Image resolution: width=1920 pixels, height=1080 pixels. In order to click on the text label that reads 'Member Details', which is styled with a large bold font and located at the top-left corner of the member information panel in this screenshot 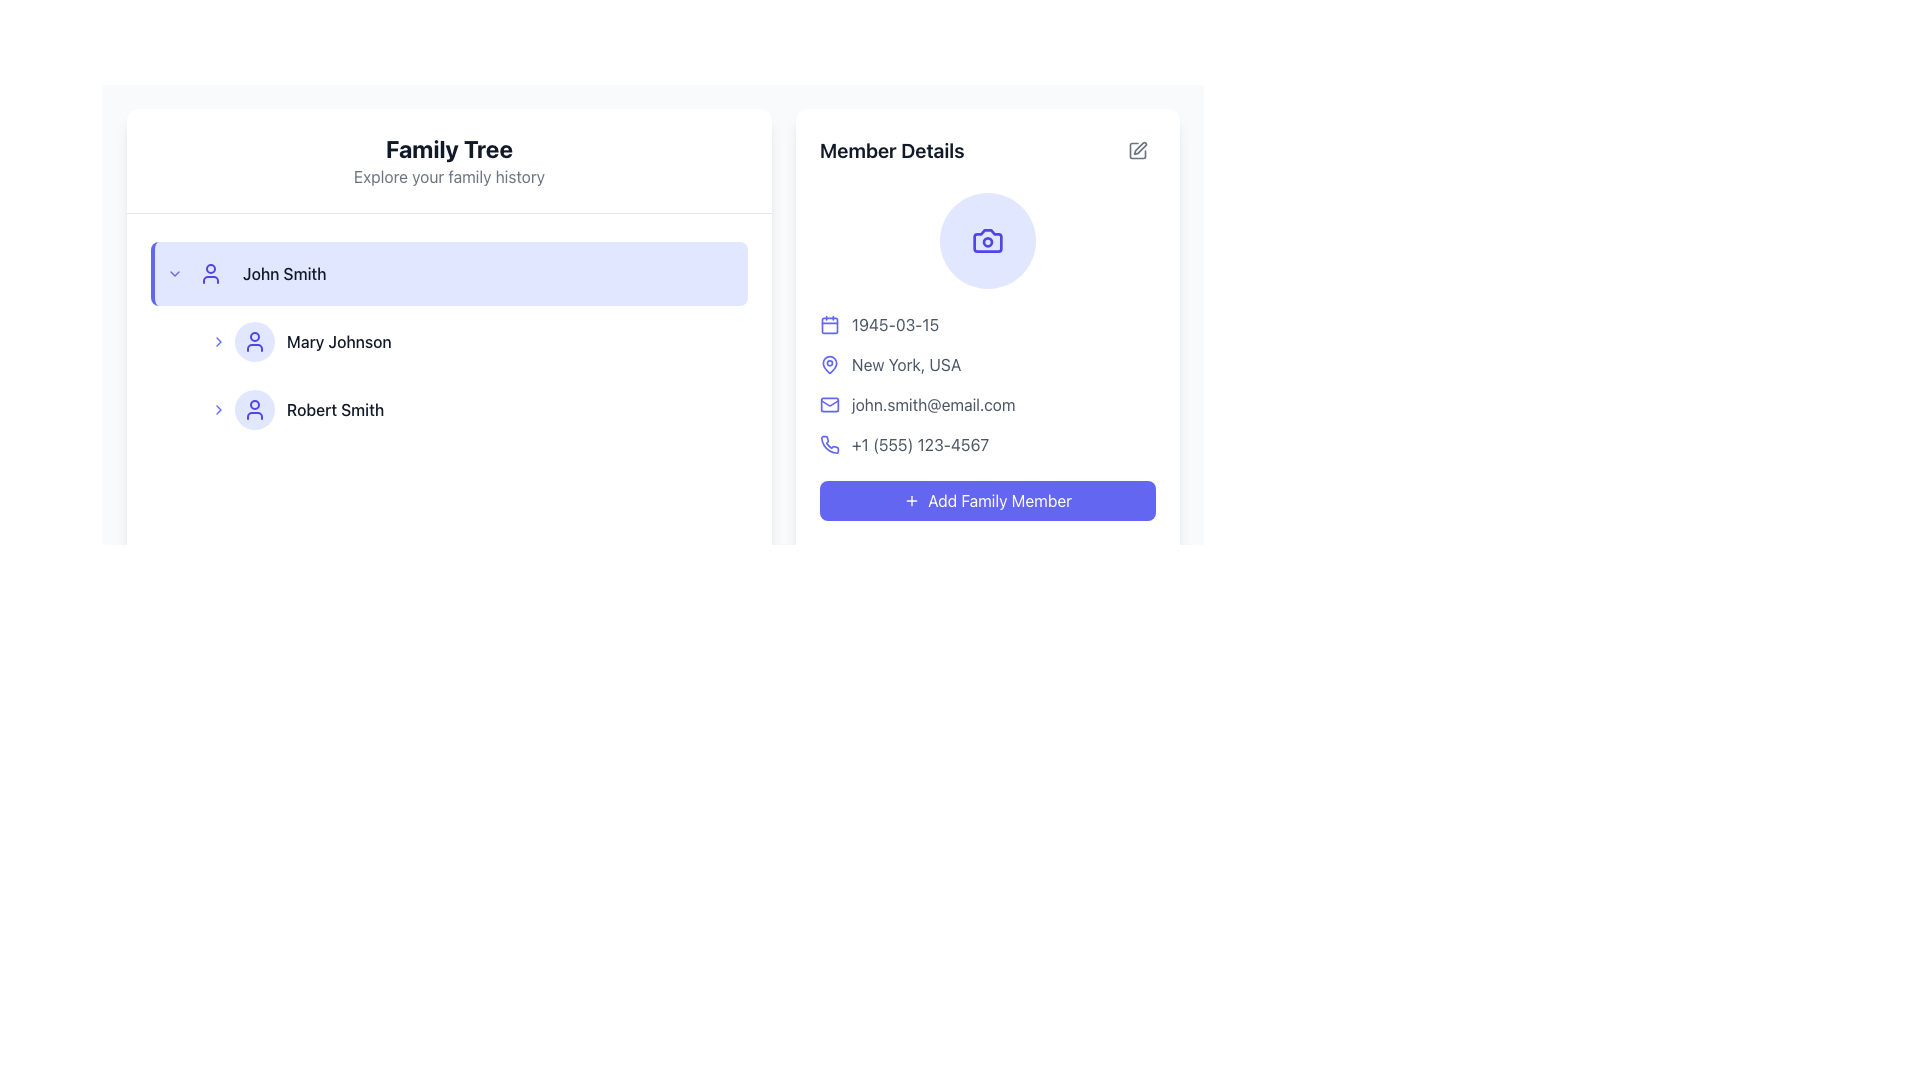, I will do `click(891, 149)`.